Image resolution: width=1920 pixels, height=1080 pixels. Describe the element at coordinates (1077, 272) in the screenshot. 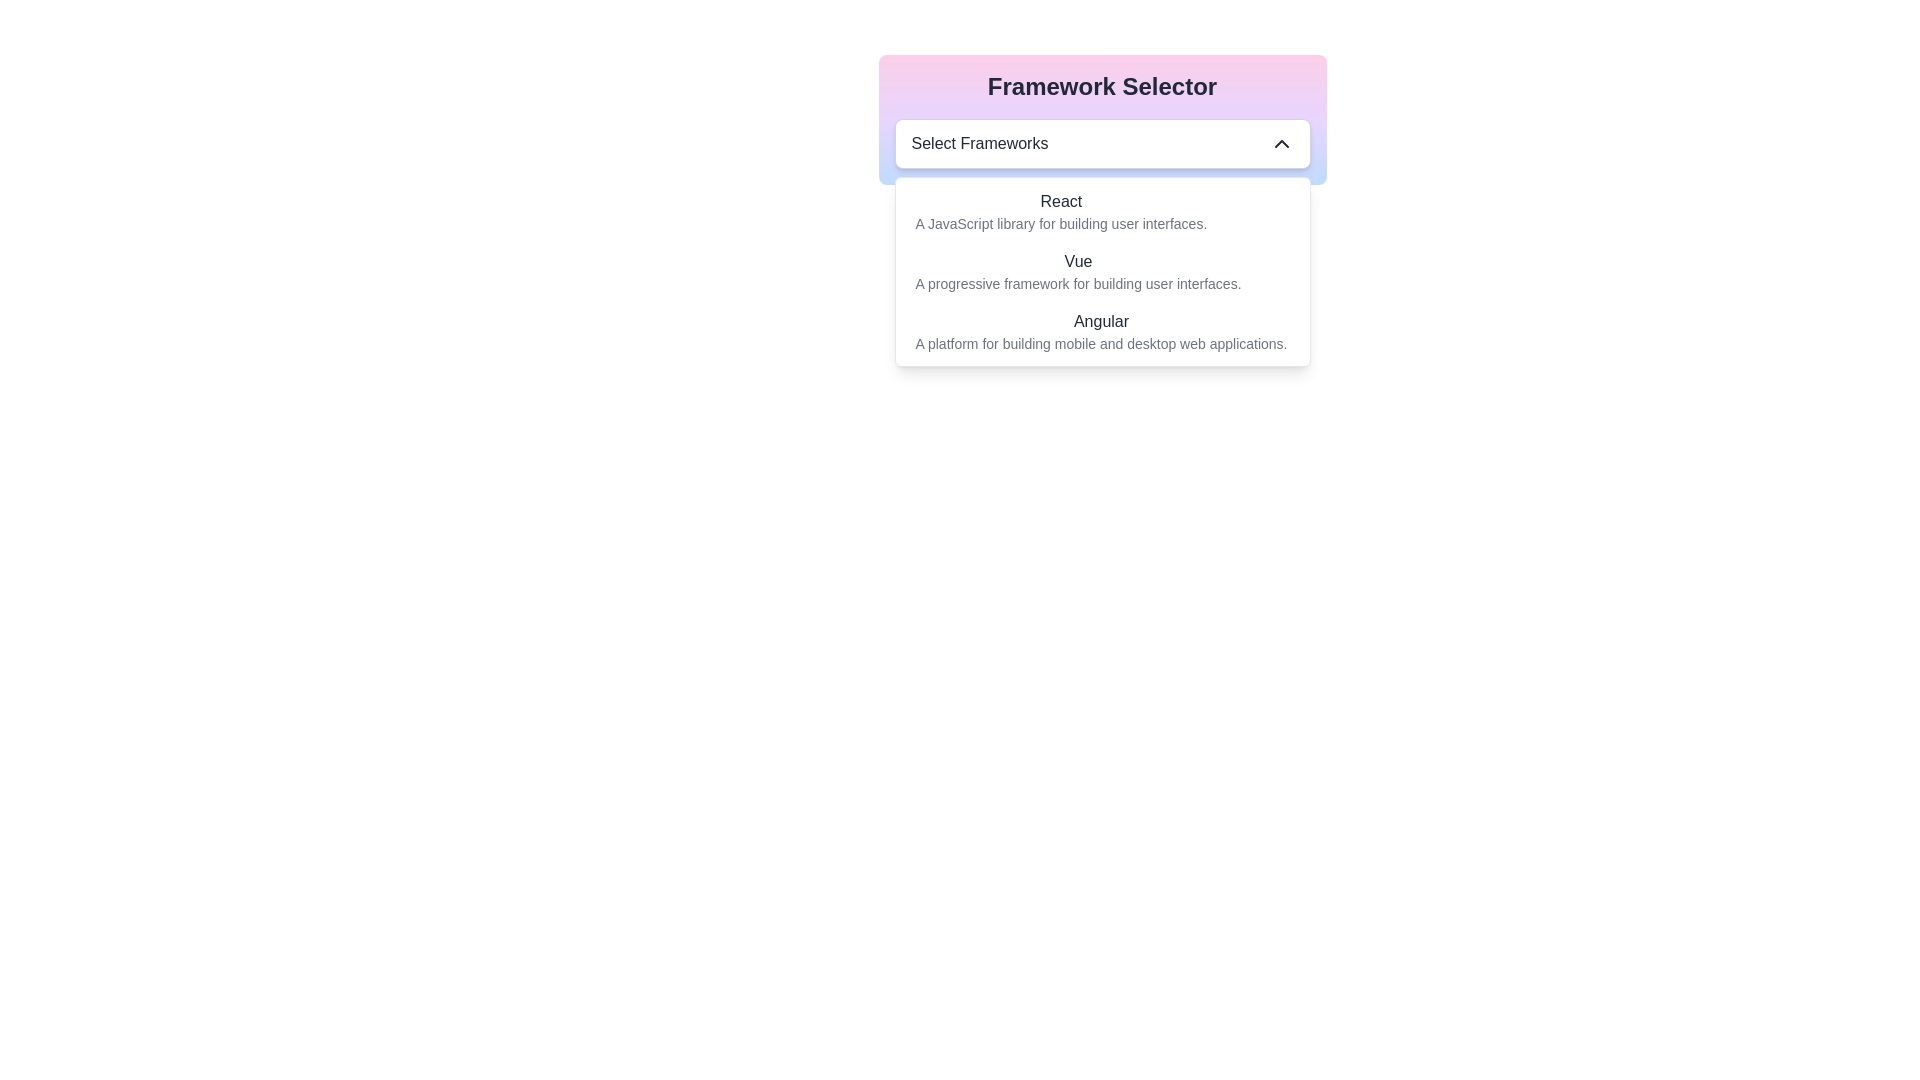

I see `the selectable list item containing the text 'Vue' in the 'Framework Selector' drop-down list` at that location.